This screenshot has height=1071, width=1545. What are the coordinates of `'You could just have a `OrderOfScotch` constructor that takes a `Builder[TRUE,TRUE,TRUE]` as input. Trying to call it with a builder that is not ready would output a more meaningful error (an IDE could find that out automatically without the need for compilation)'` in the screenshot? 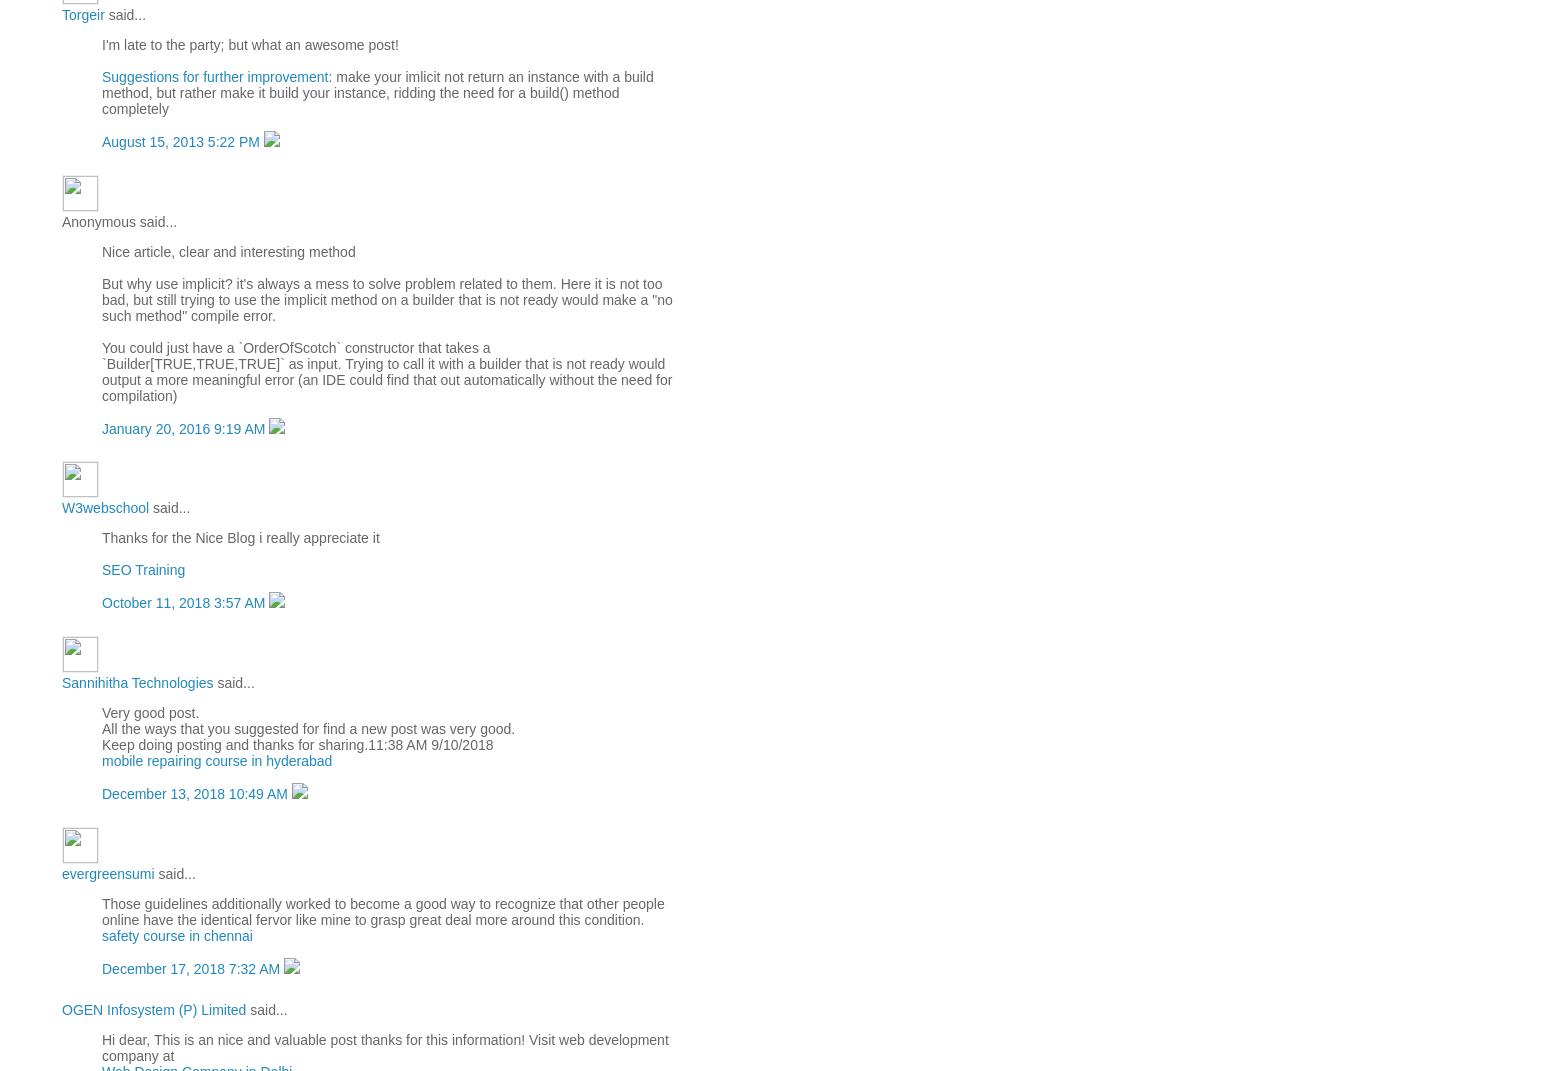 It's located at (386, 369).